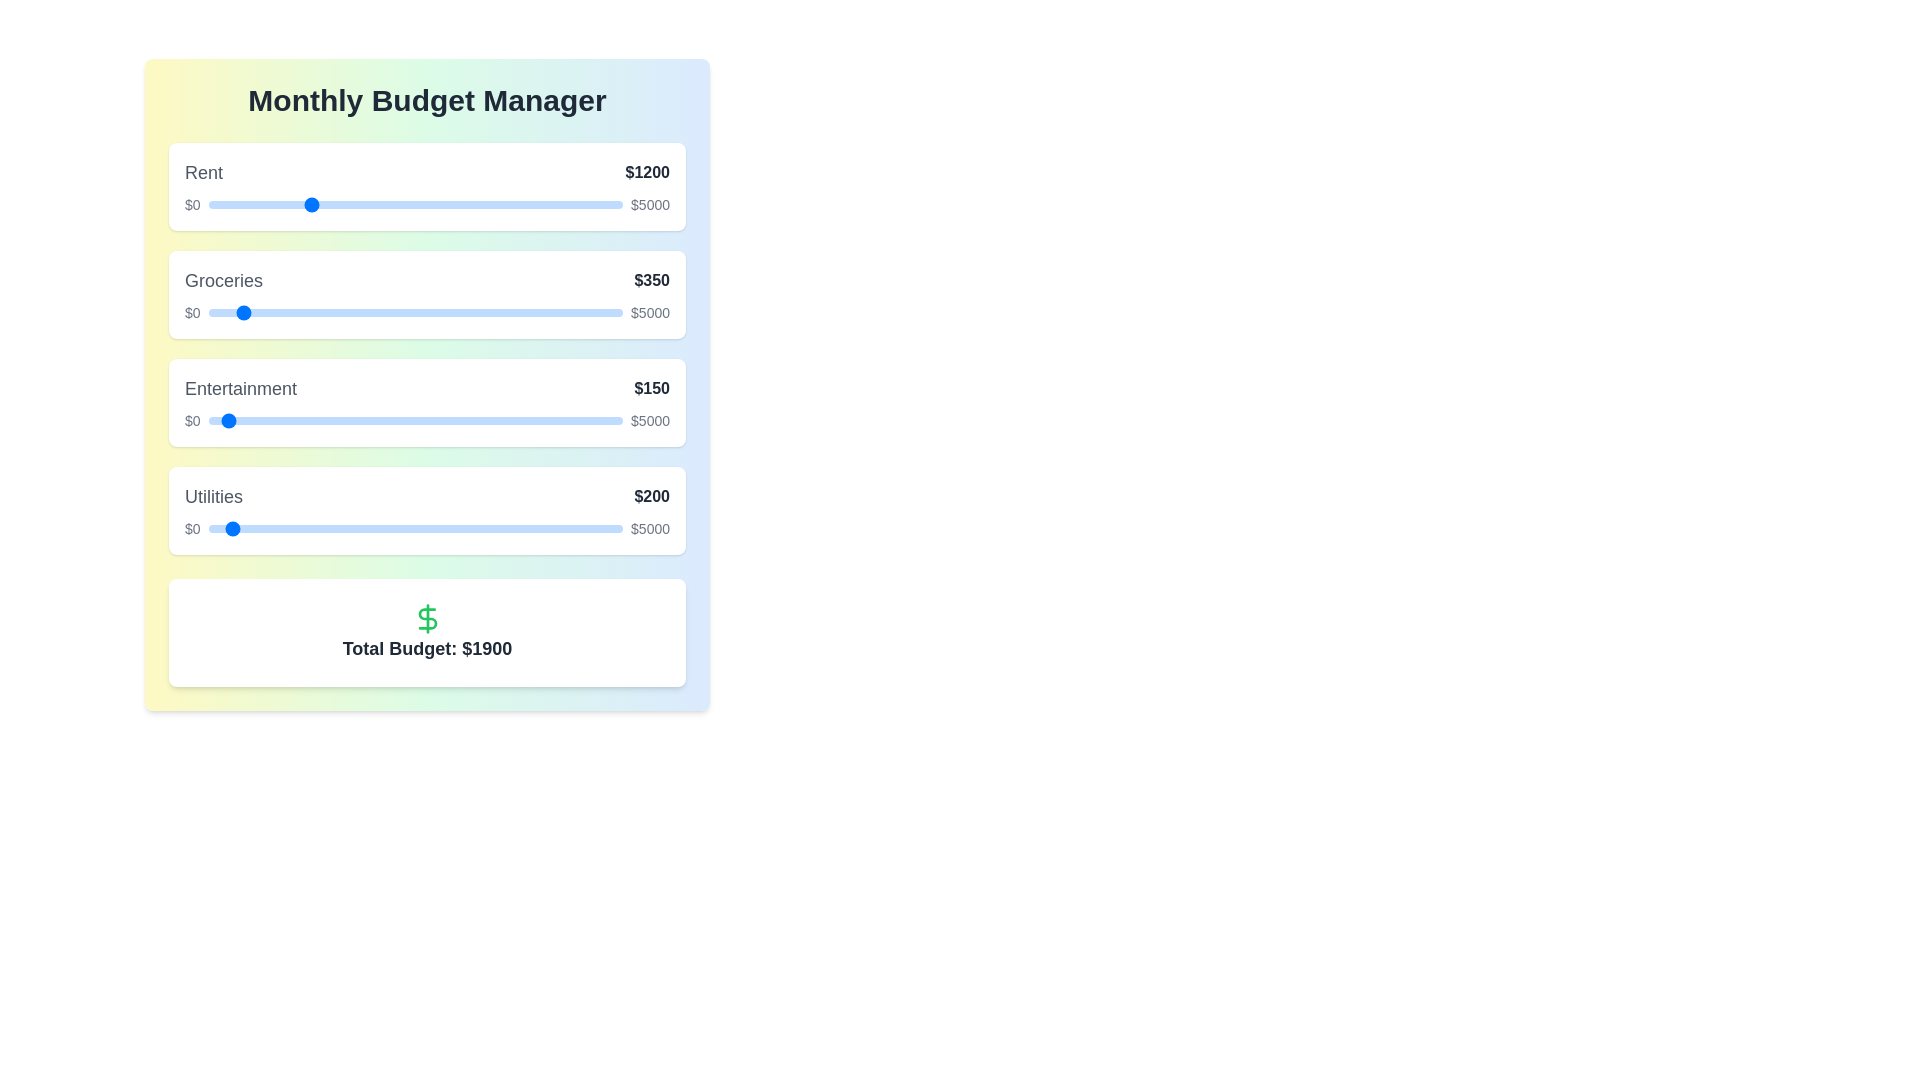  I want to click on the utilities budget, so click(610, 527).